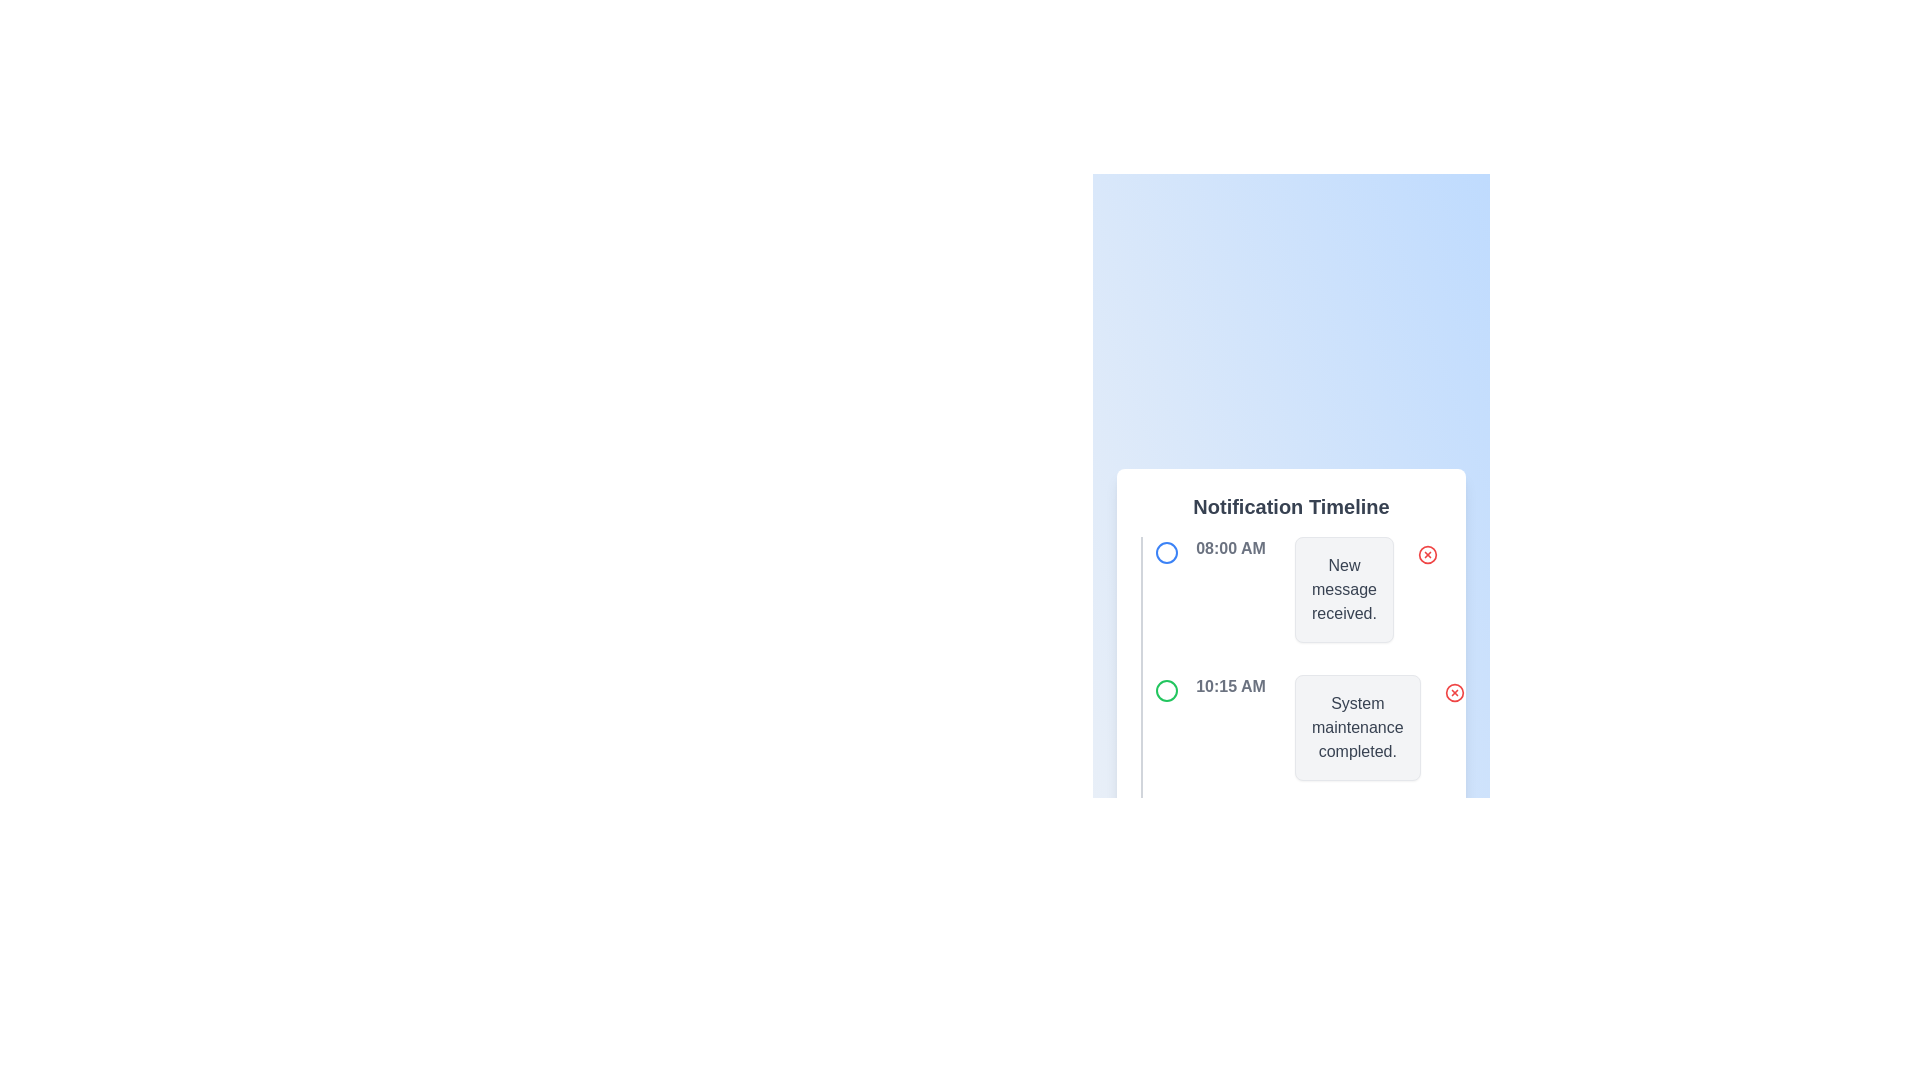 This screenshot has height=1080, width=1920. Describe the element at coordinates (1304, 736) in the screenshot. I see `the second notification item indicating successful system maintenance in the notification timeline interface` at that location.